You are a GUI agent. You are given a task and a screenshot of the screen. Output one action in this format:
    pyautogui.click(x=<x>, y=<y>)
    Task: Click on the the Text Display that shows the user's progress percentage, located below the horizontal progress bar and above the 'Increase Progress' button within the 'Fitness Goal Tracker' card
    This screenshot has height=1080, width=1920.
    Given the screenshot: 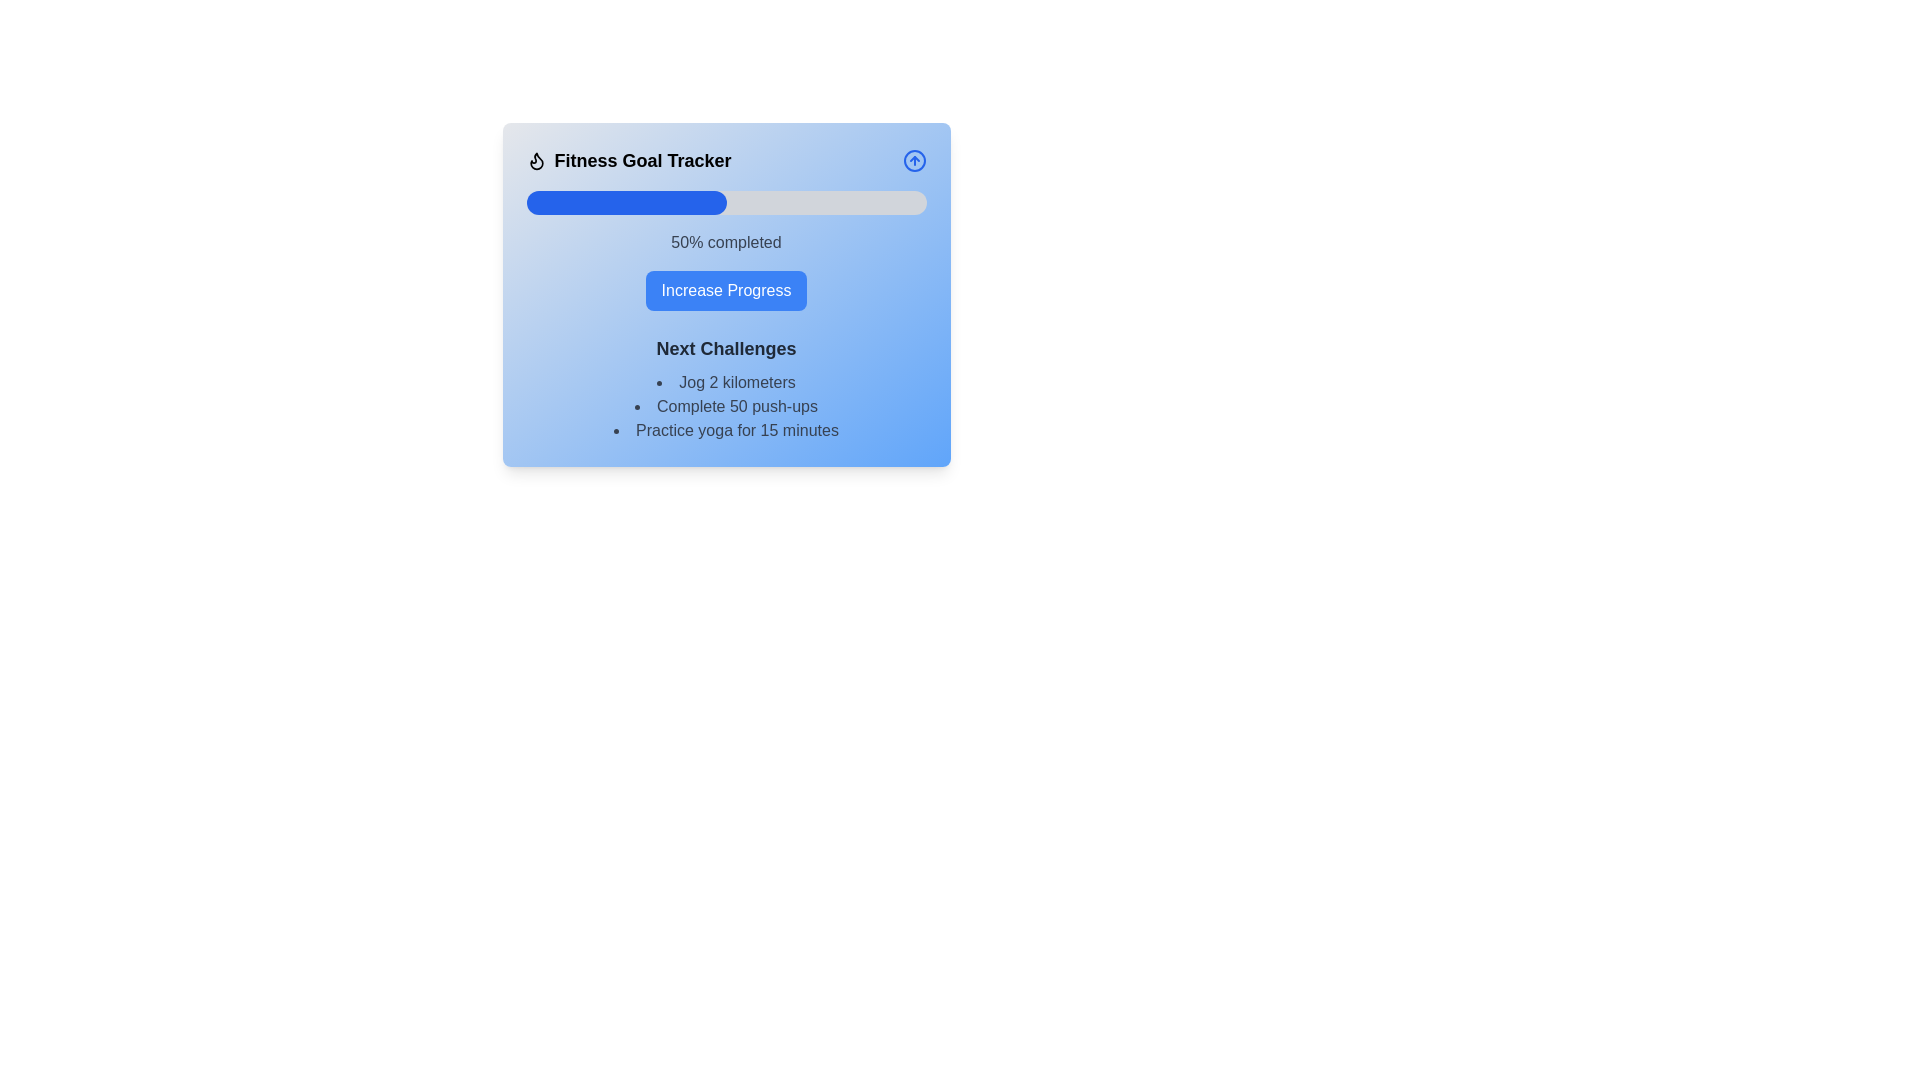 What is the action you would take?
    pyautogui.click(x=725, y=242)
    